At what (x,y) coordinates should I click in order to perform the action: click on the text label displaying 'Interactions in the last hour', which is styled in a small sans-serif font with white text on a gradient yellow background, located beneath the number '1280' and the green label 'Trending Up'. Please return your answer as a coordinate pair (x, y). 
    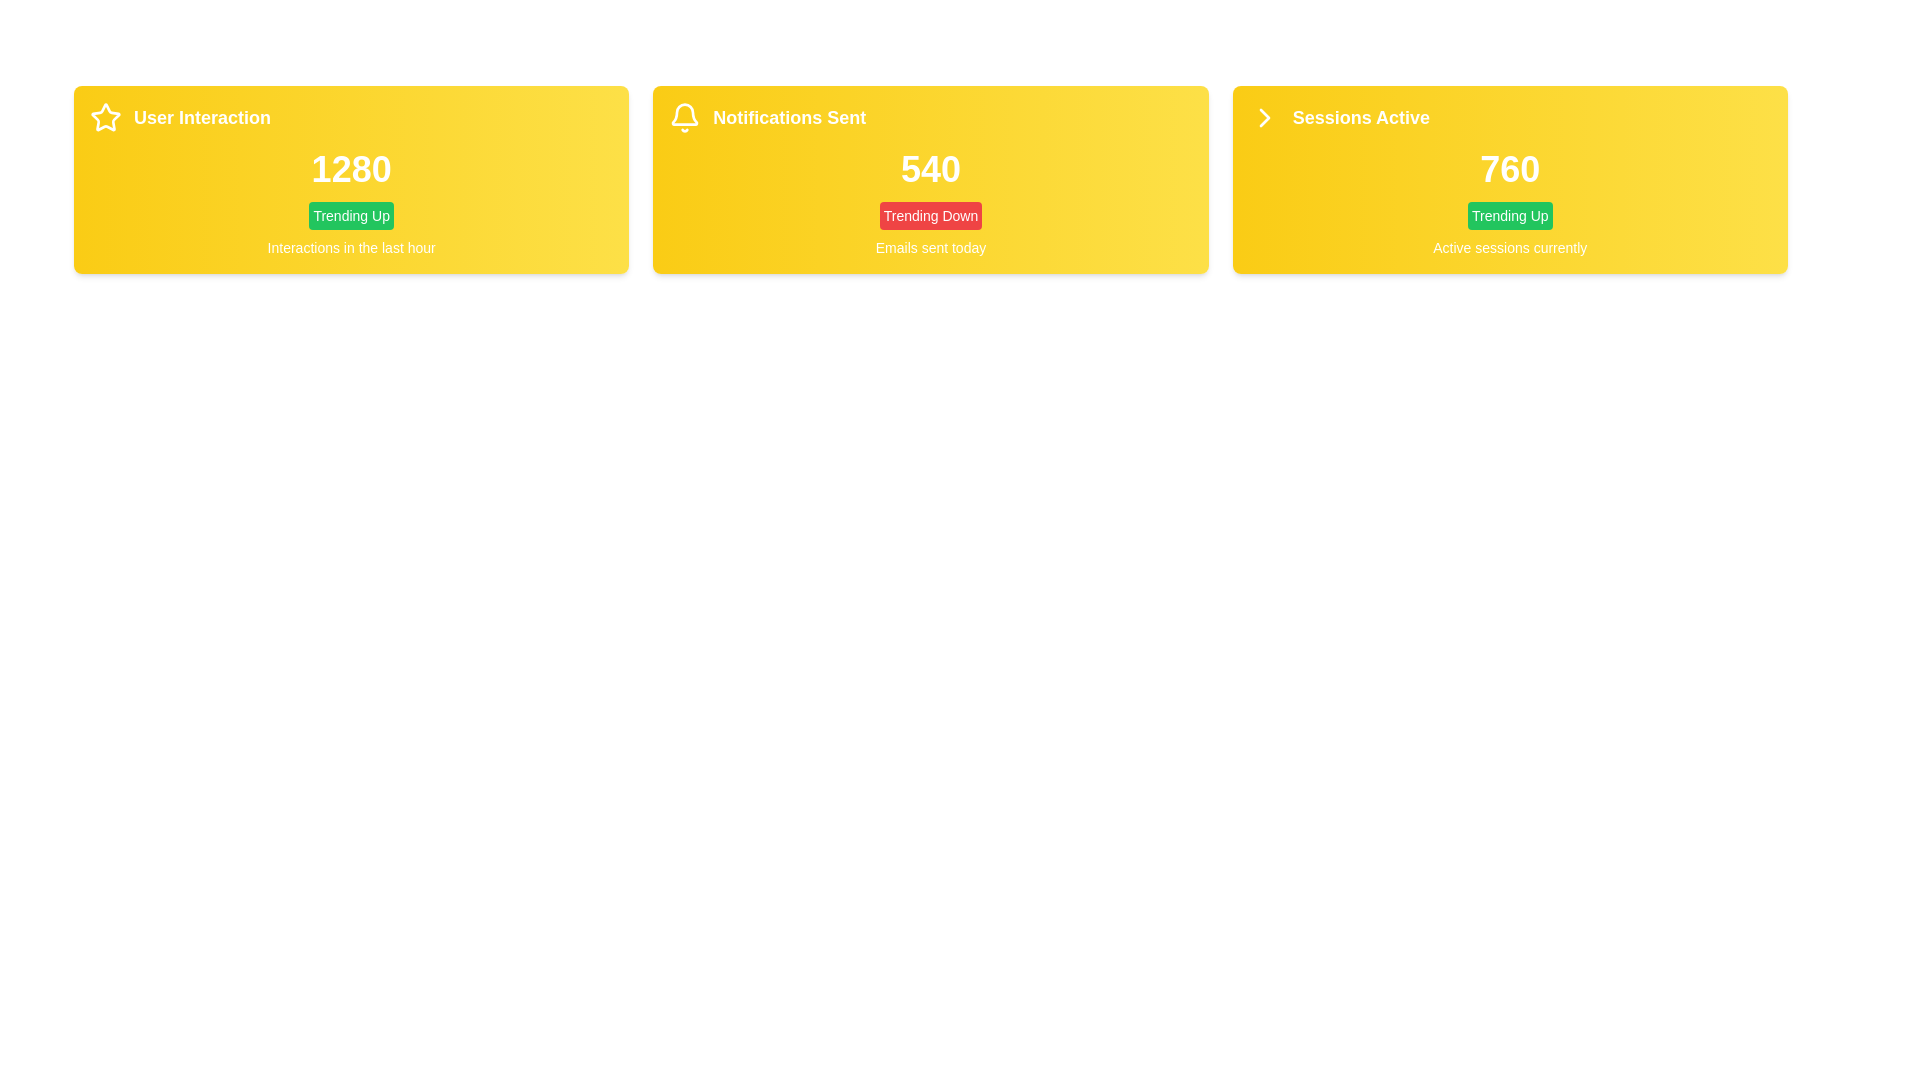
    Looking at the image, I should click on (351, 246).